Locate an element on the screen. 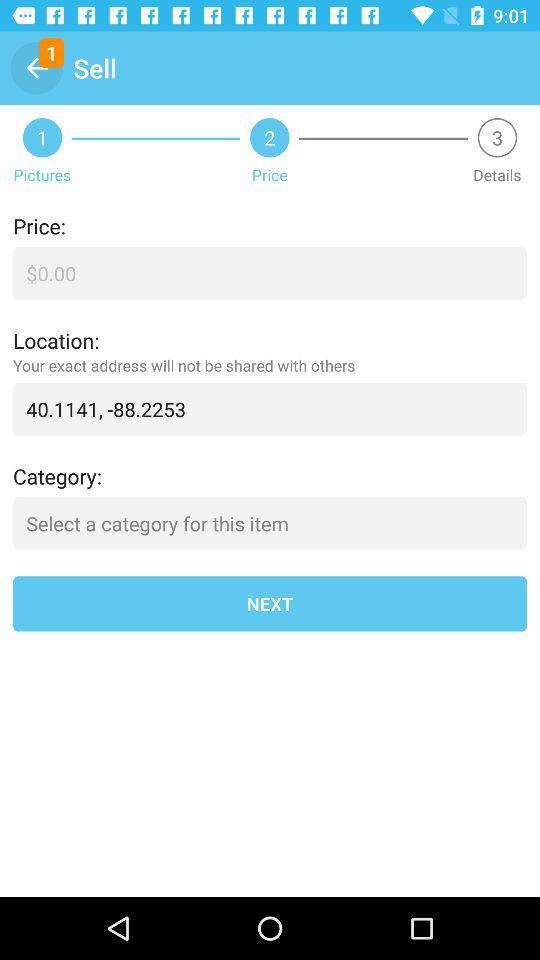  item to the left of the sell is located at coordinates (36, 68).